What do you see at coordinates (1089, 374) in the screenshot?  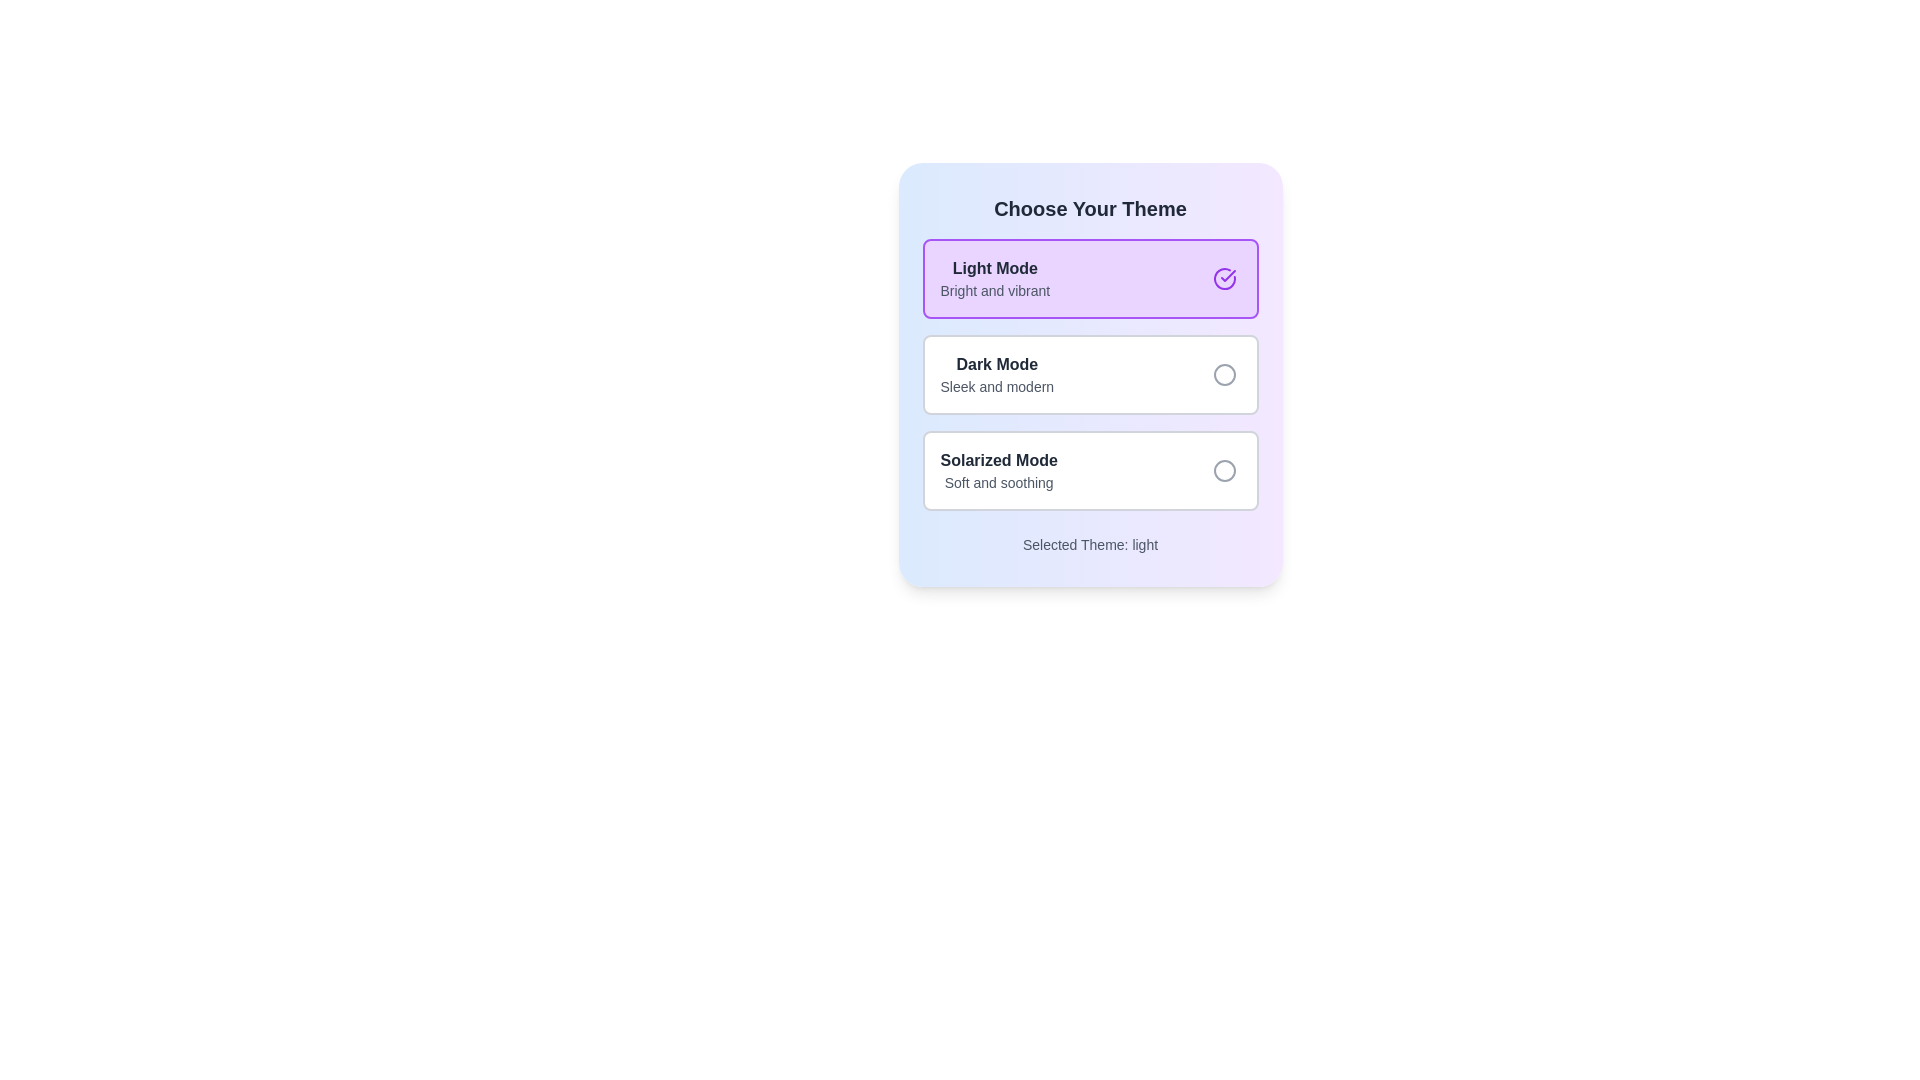 I see `the 'Dark Mode' theme selectable list item, which is the second option in a vertical list of three theme options` at bounding box center [1089, 374].